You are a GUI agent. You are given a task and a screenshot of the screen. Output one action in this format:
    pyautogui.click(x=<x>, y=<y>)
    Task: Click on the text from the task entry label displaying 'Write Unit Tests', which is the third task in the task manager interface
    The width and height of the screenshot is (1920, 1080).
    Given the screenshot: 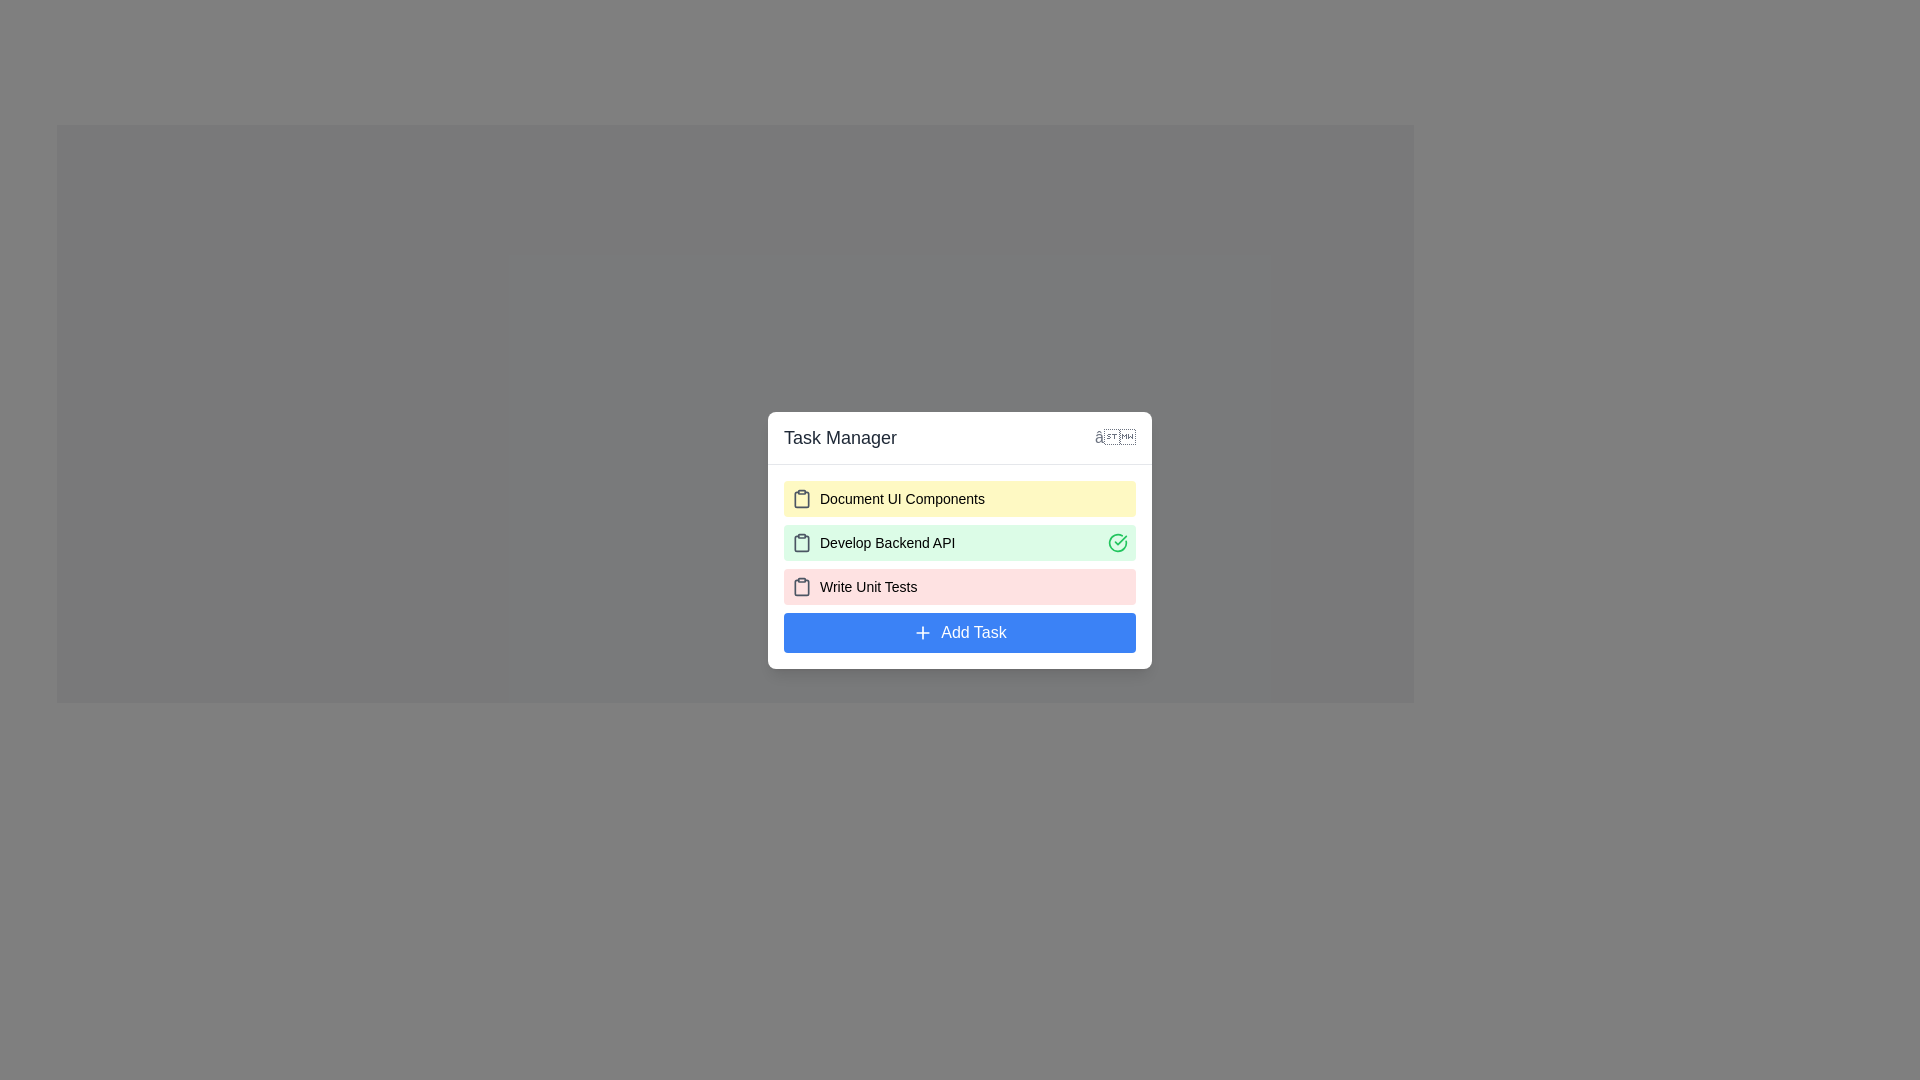 What is the action you would take?
    pyautogui.click(x=854, y=585)
    